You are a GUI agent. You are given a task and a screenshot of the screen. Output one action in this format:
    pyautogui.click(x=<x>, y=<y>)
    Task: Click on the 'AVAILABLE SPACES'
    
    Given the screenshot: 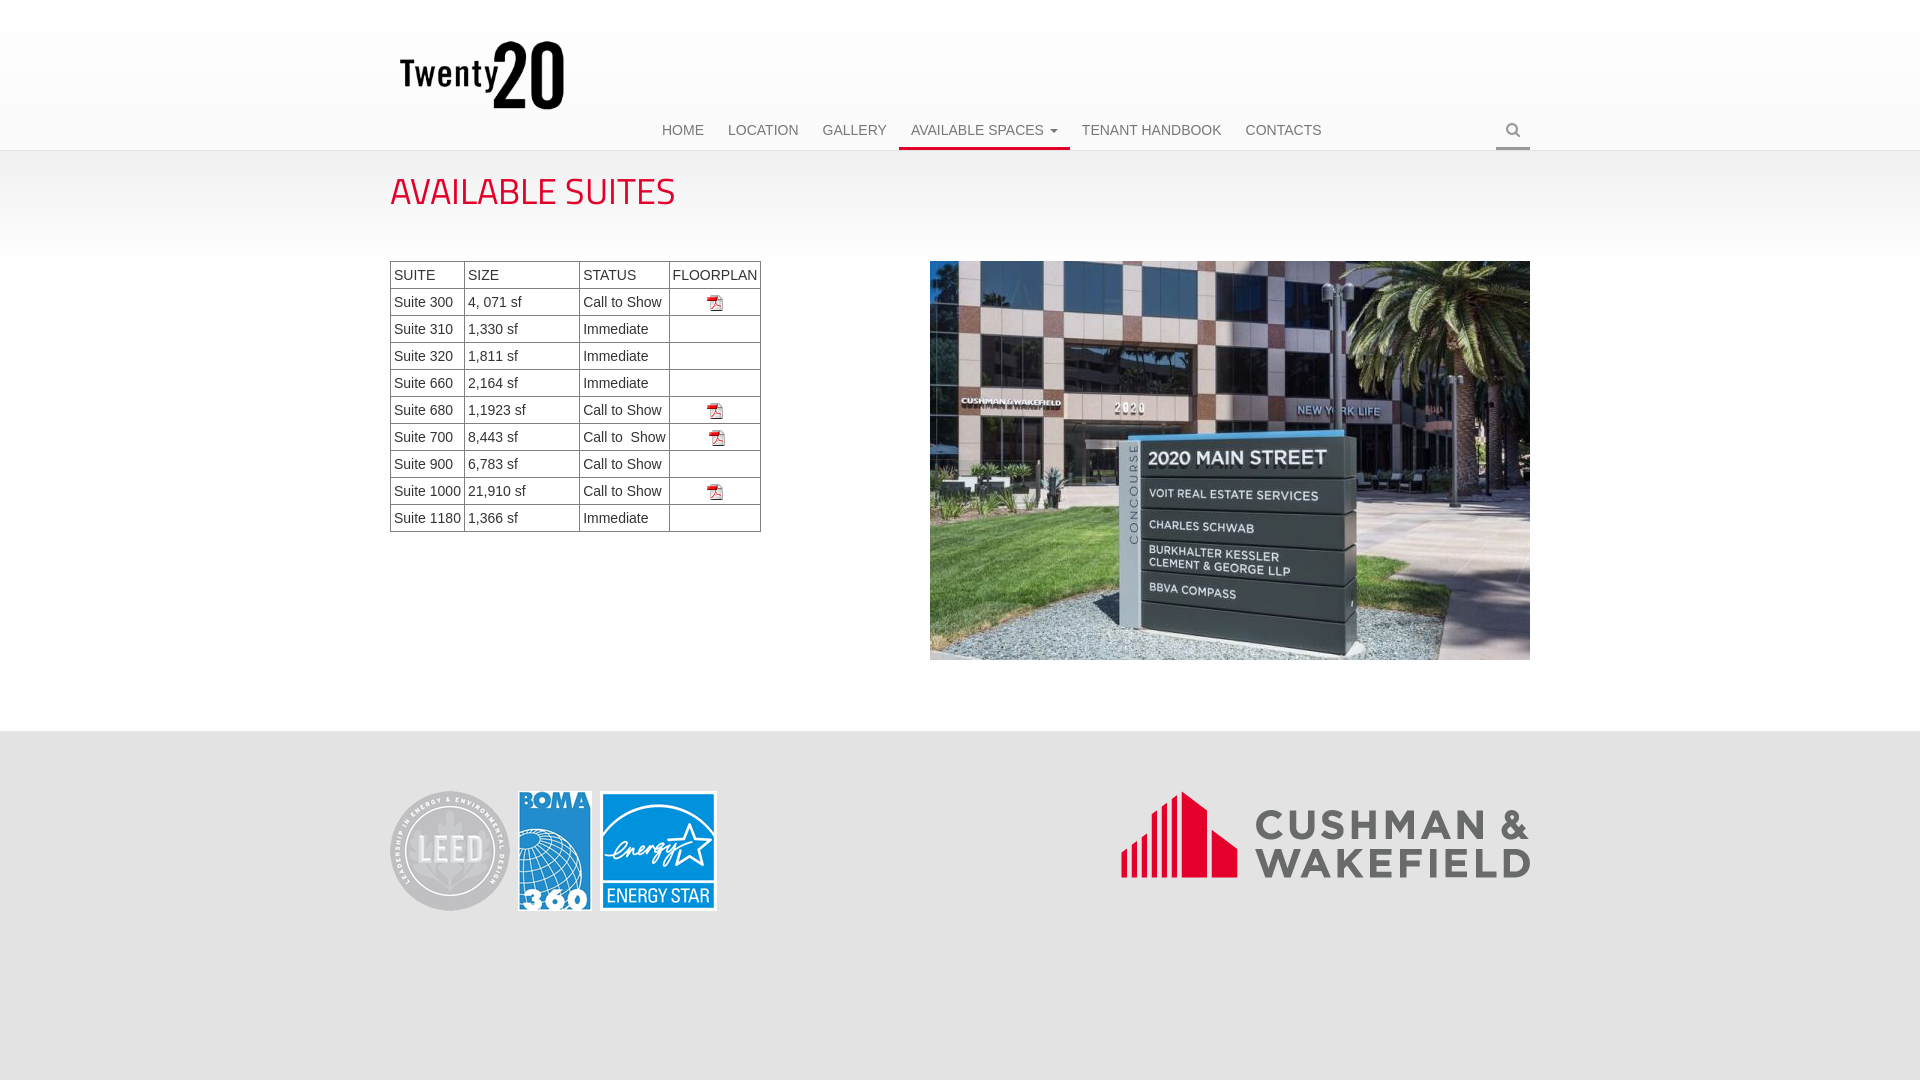 What is the action you would take?
    pyautogui.click(x=984, y=131)
    